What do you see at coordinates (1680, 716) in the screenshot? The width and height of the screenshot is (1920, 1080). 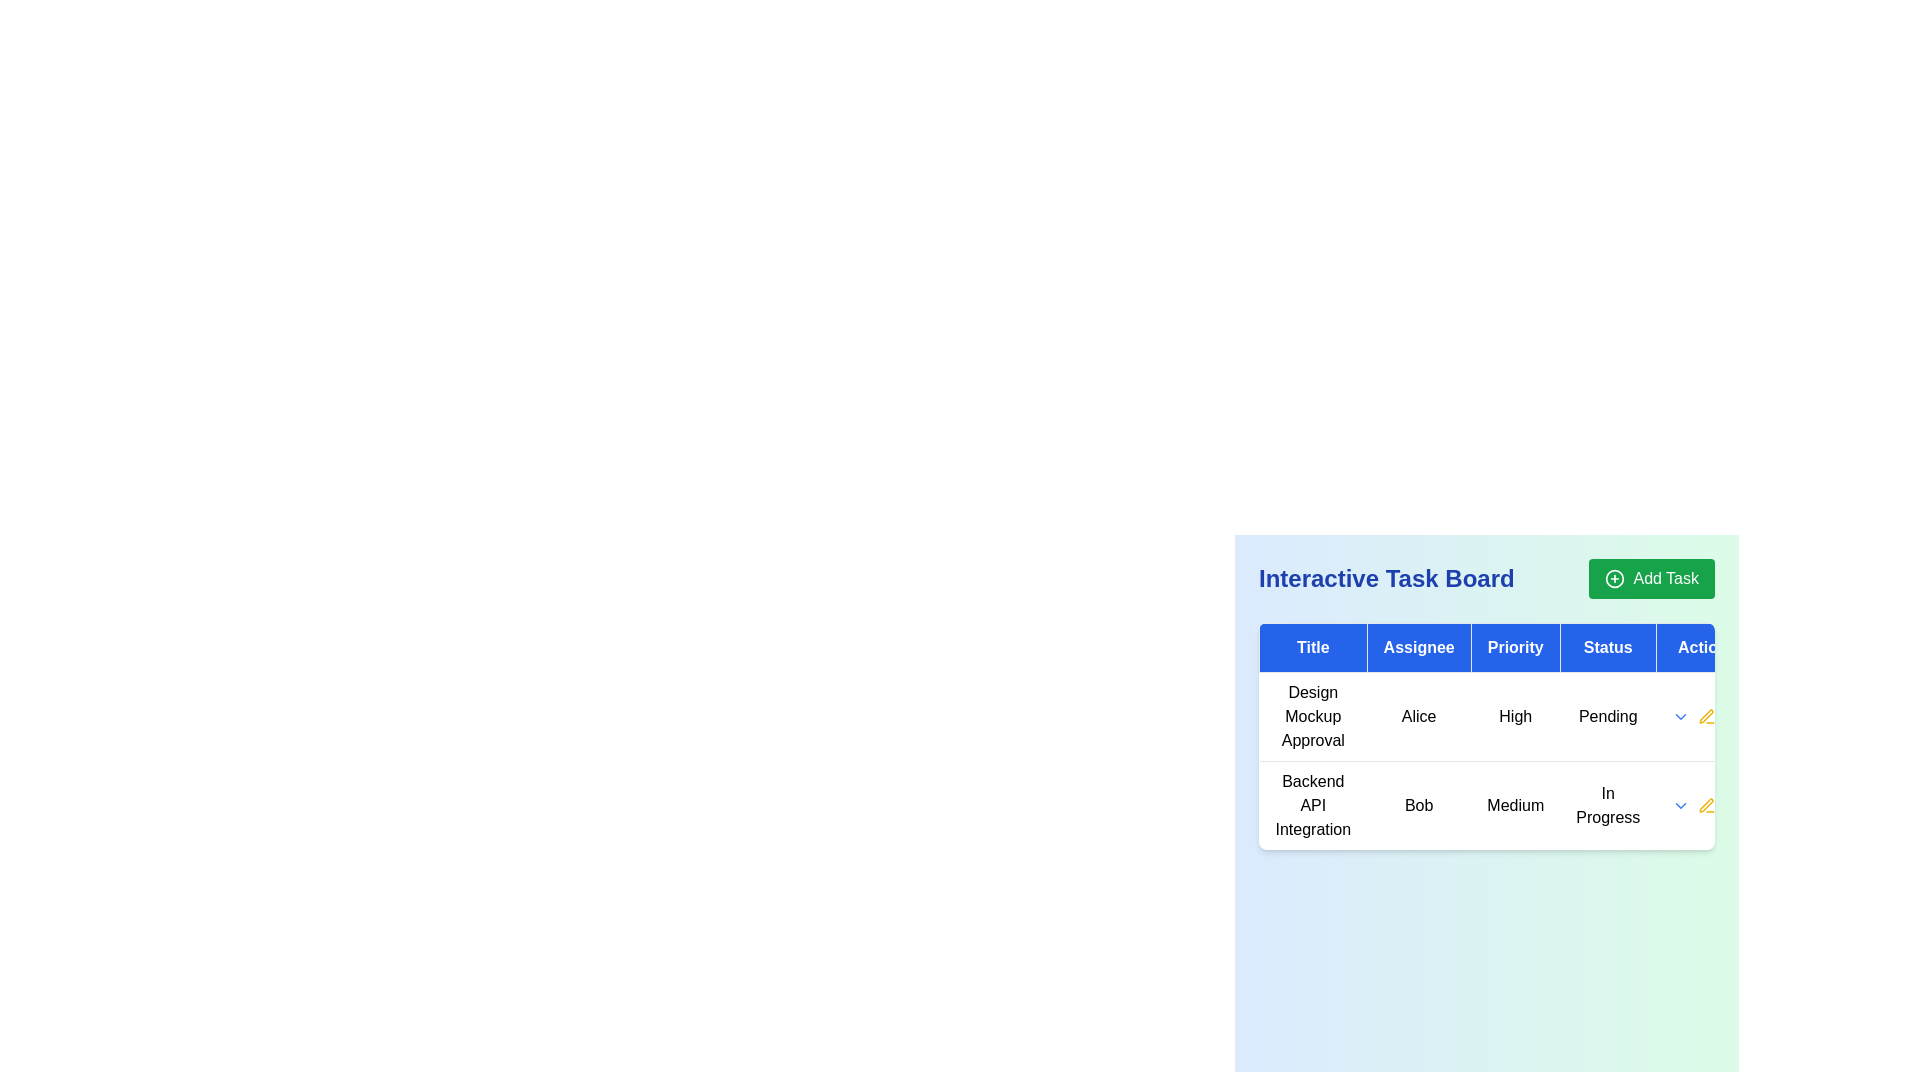 I see `the Dropdown menu trigger icon, which is a small downward-pointing blue arrow located in the 'Actions' column of the second row for the task 'Backend API Integration'` at bounding box center [1680, 716].